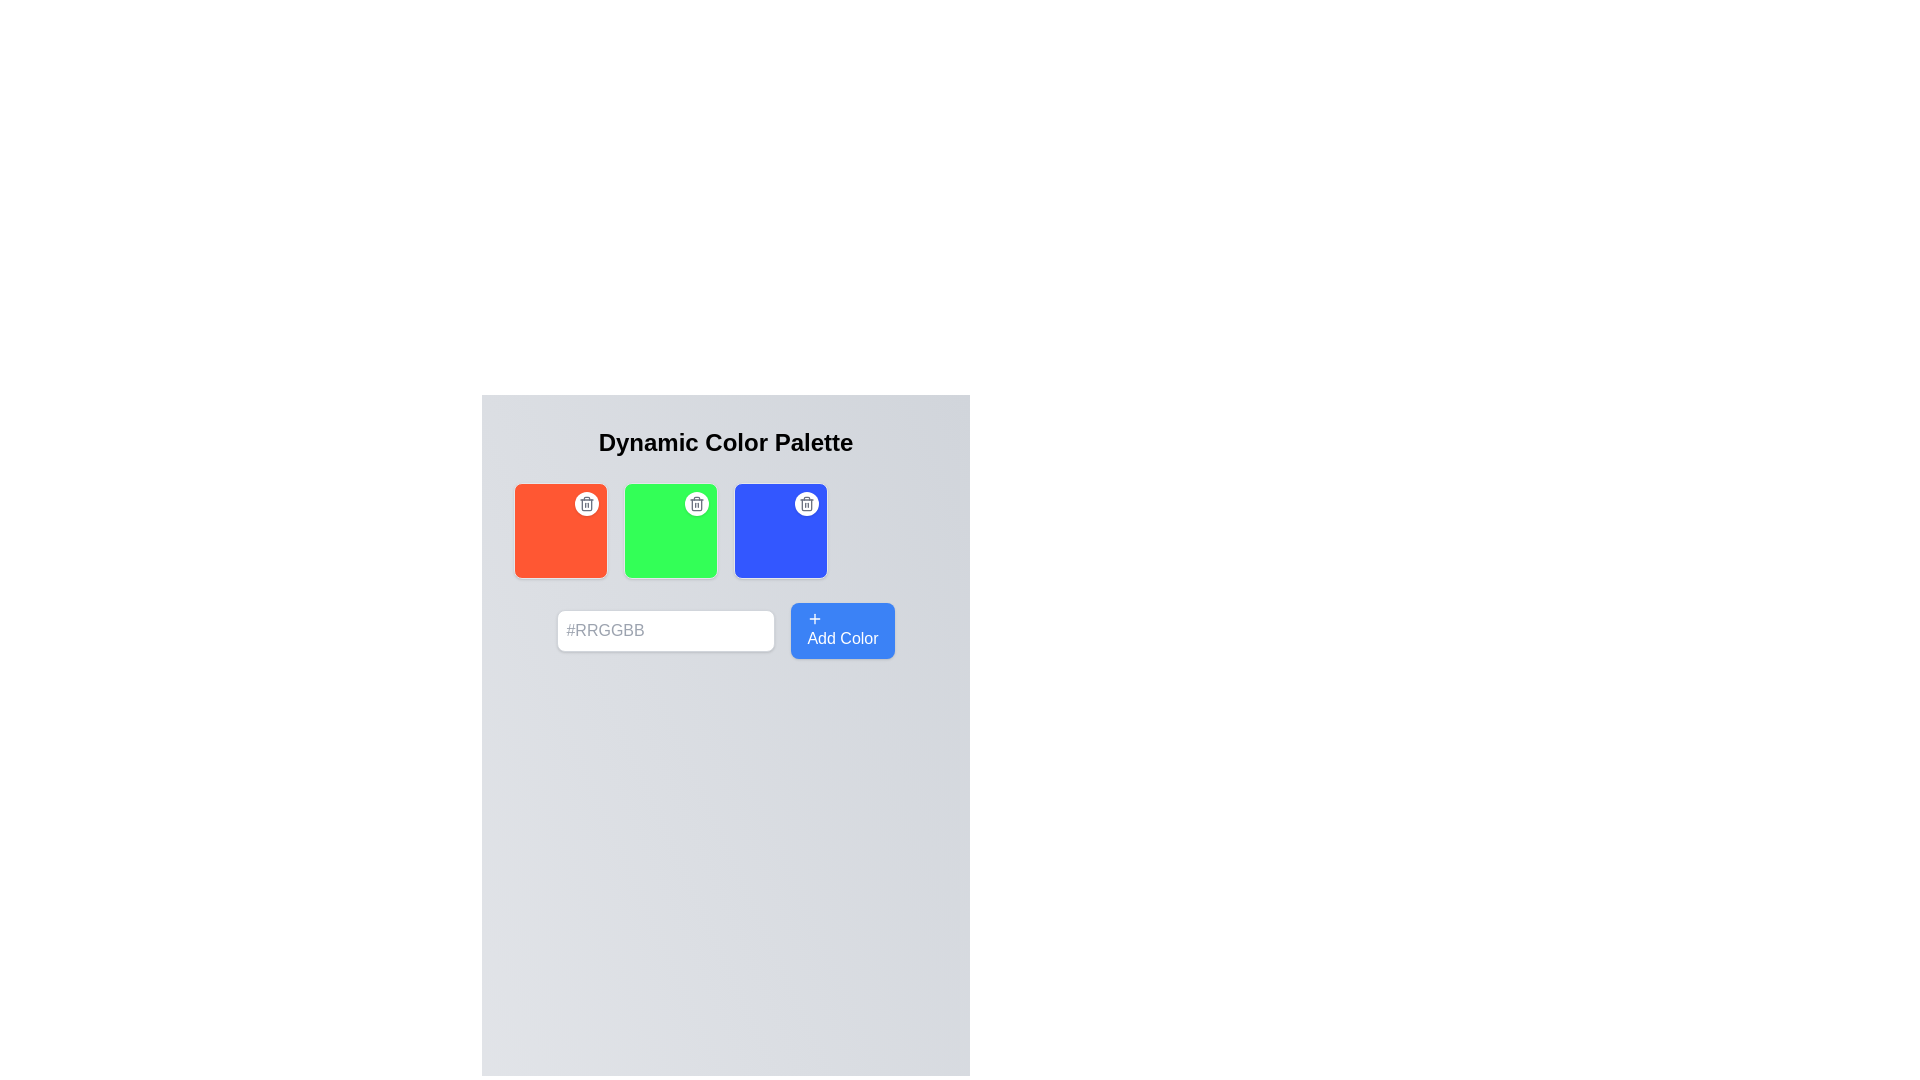  What do you see at coordinates (815, 617) in the screenshot?
I see `the icon indicating the ability to add new colors, which is centrally located within the blue 'Add Color' button at the bottom-right section of the interface` at bounding box center [815, 617].